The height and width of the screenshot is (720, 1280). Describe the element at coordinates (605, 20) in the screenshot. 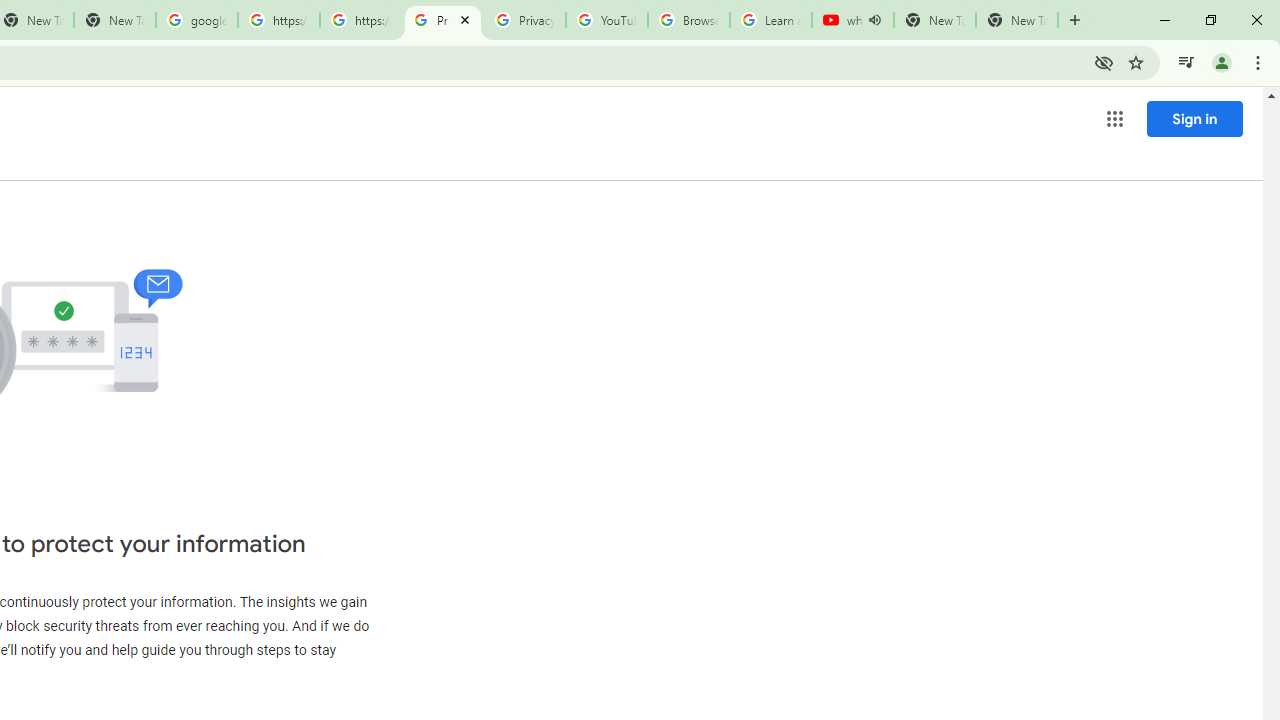

I see `'YouTube'` at that location.